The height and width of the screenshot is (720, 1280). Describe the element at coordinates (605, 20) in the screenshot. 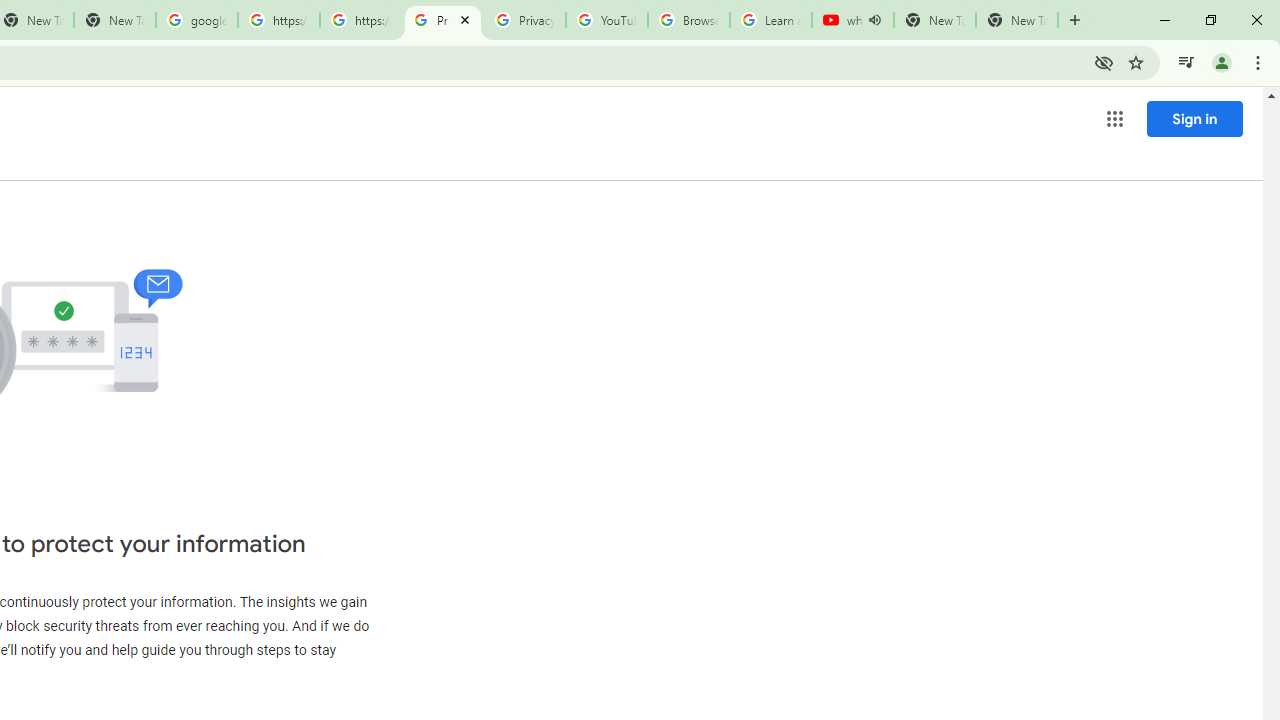

I see `'YouTube'` at that location.